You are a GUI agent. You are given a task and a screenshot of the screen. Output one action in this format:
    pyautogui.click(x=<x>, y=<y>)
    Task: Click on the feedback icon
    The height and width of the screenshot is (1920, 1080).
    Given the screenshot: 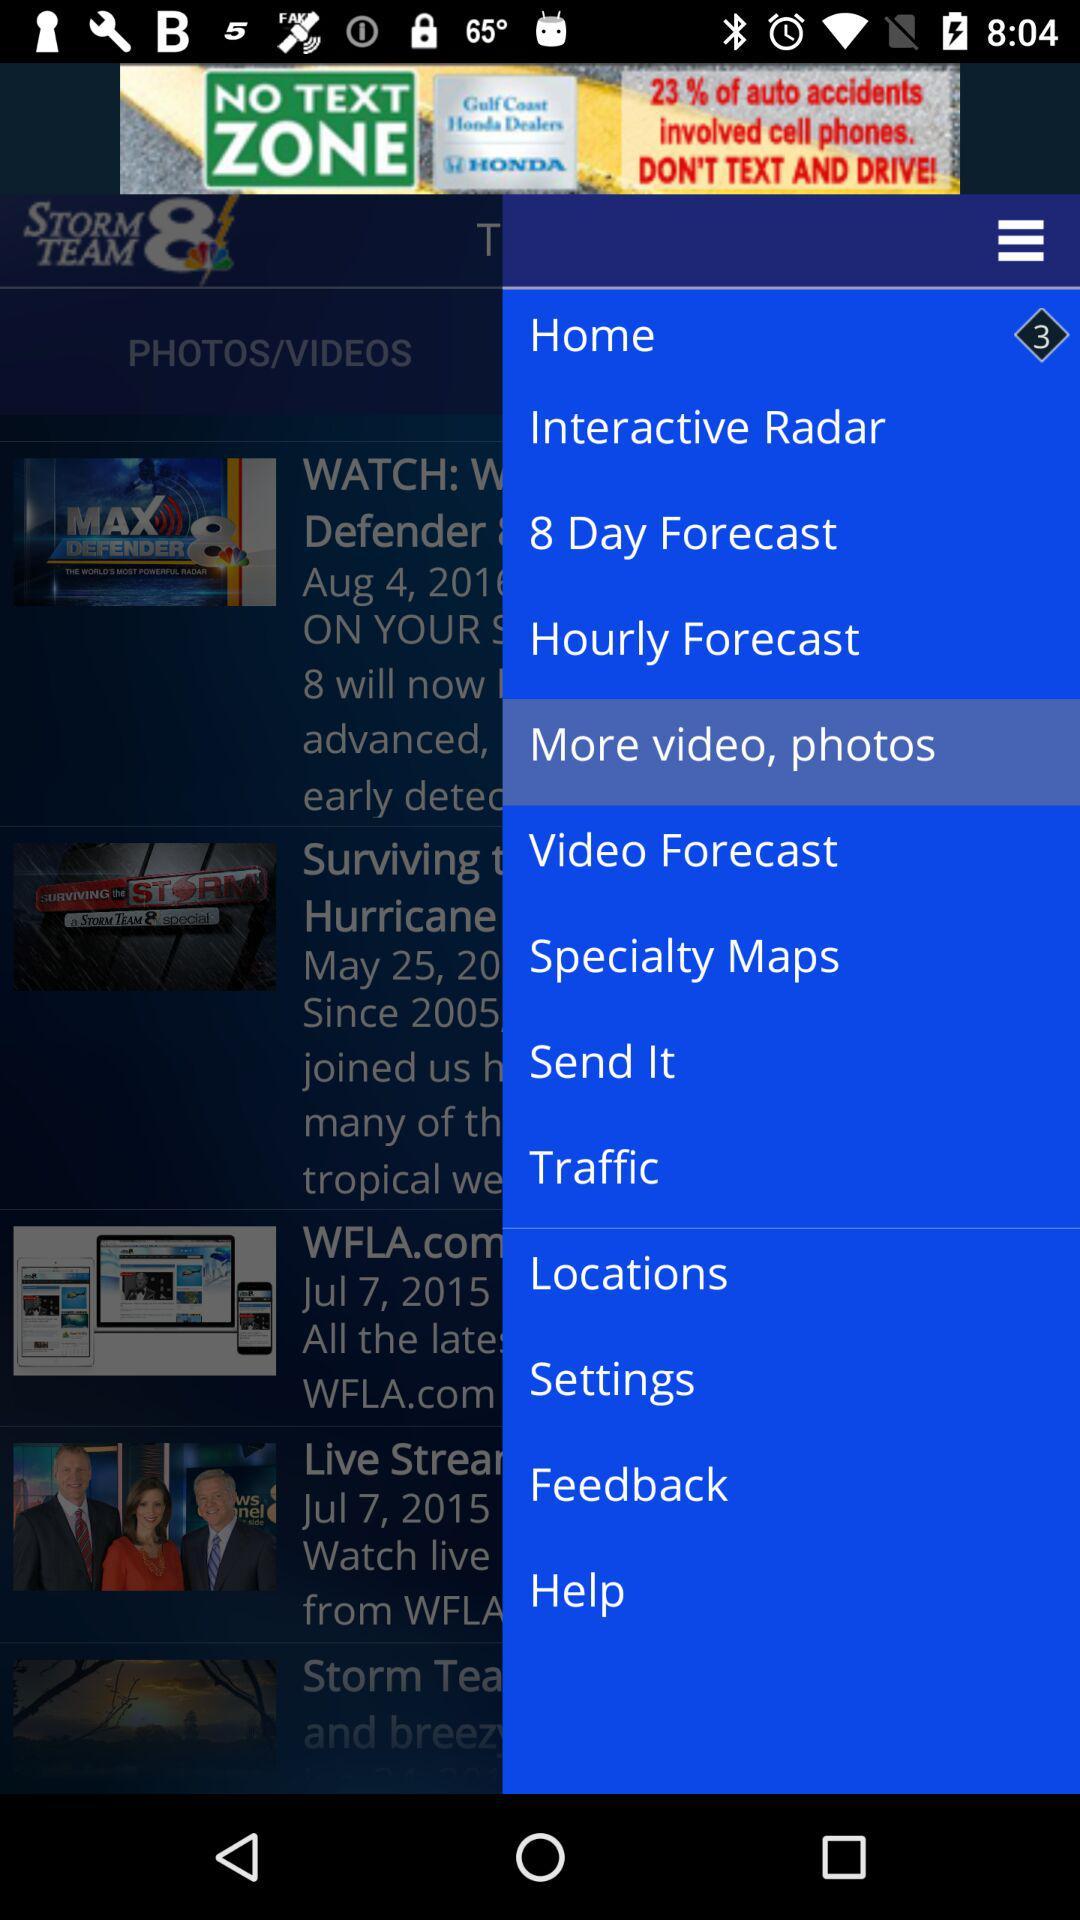 What is the action you would take?
    pyautogui.click(x=774, y=1485)
    